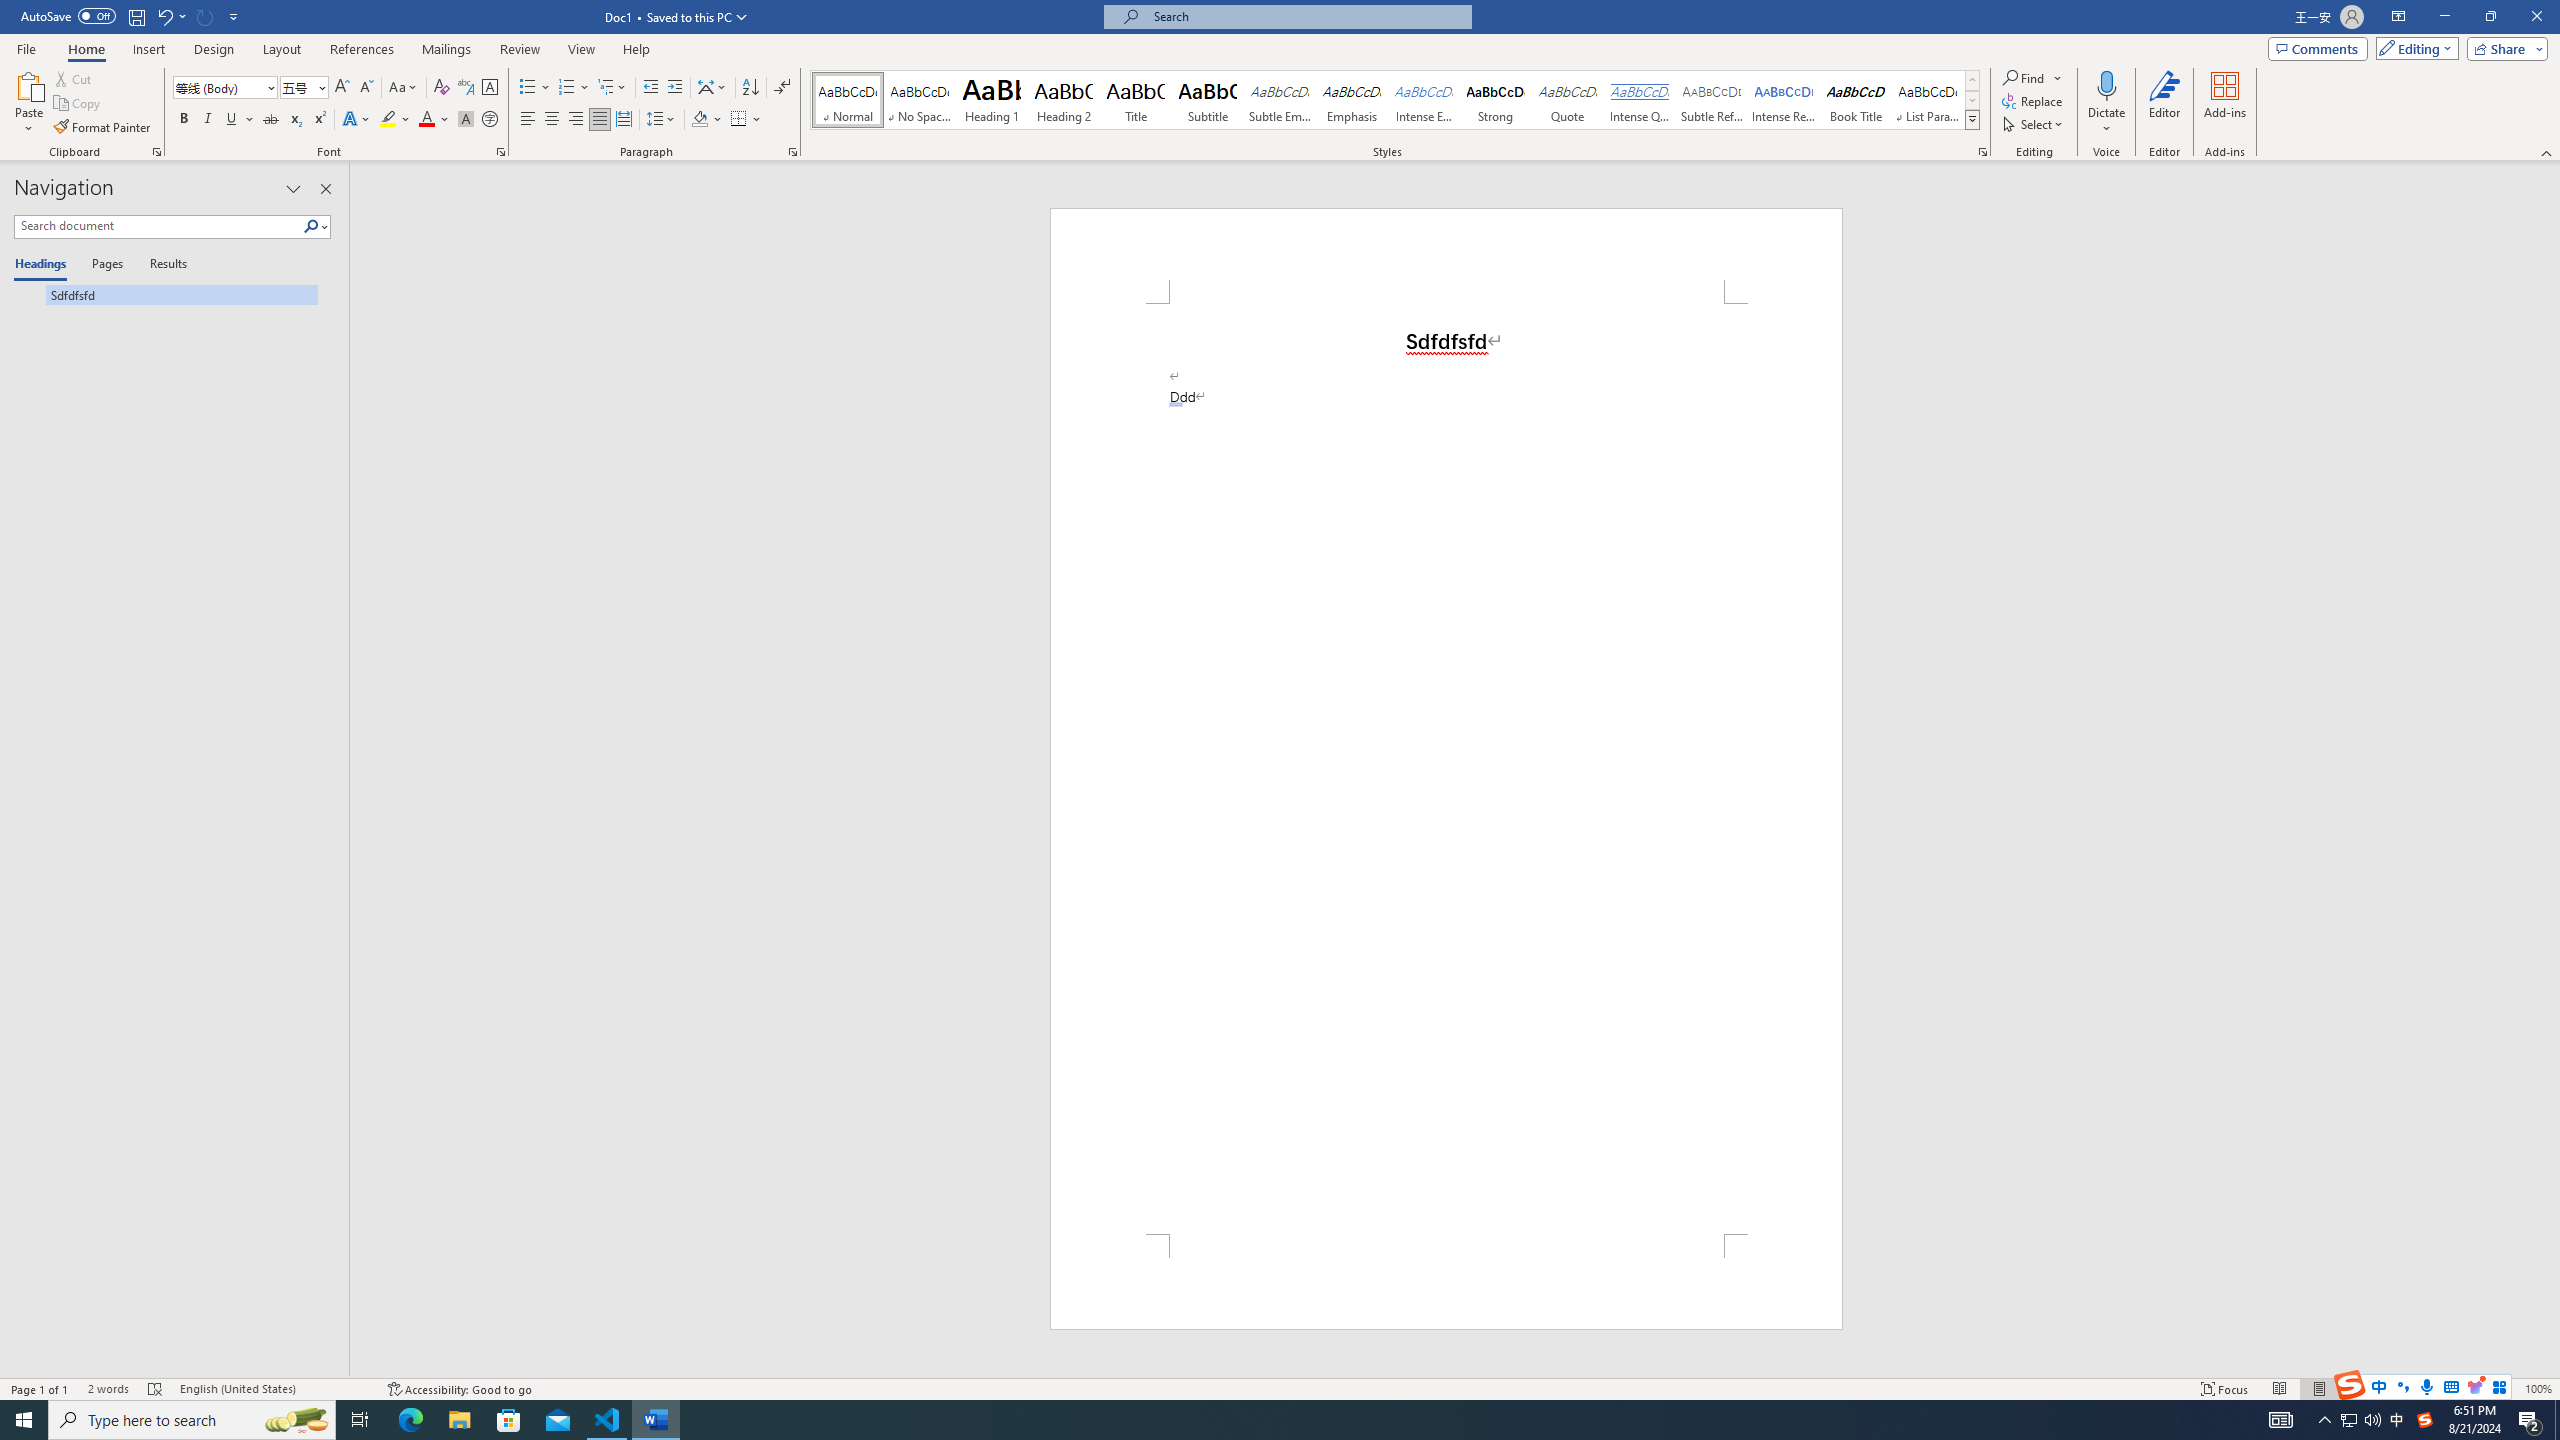 Image resolution: width=2560 pixels, height=1440 pixels. Describe the element at coordinates (635, 49) in the screenshot. I see `'Help'` at that location.